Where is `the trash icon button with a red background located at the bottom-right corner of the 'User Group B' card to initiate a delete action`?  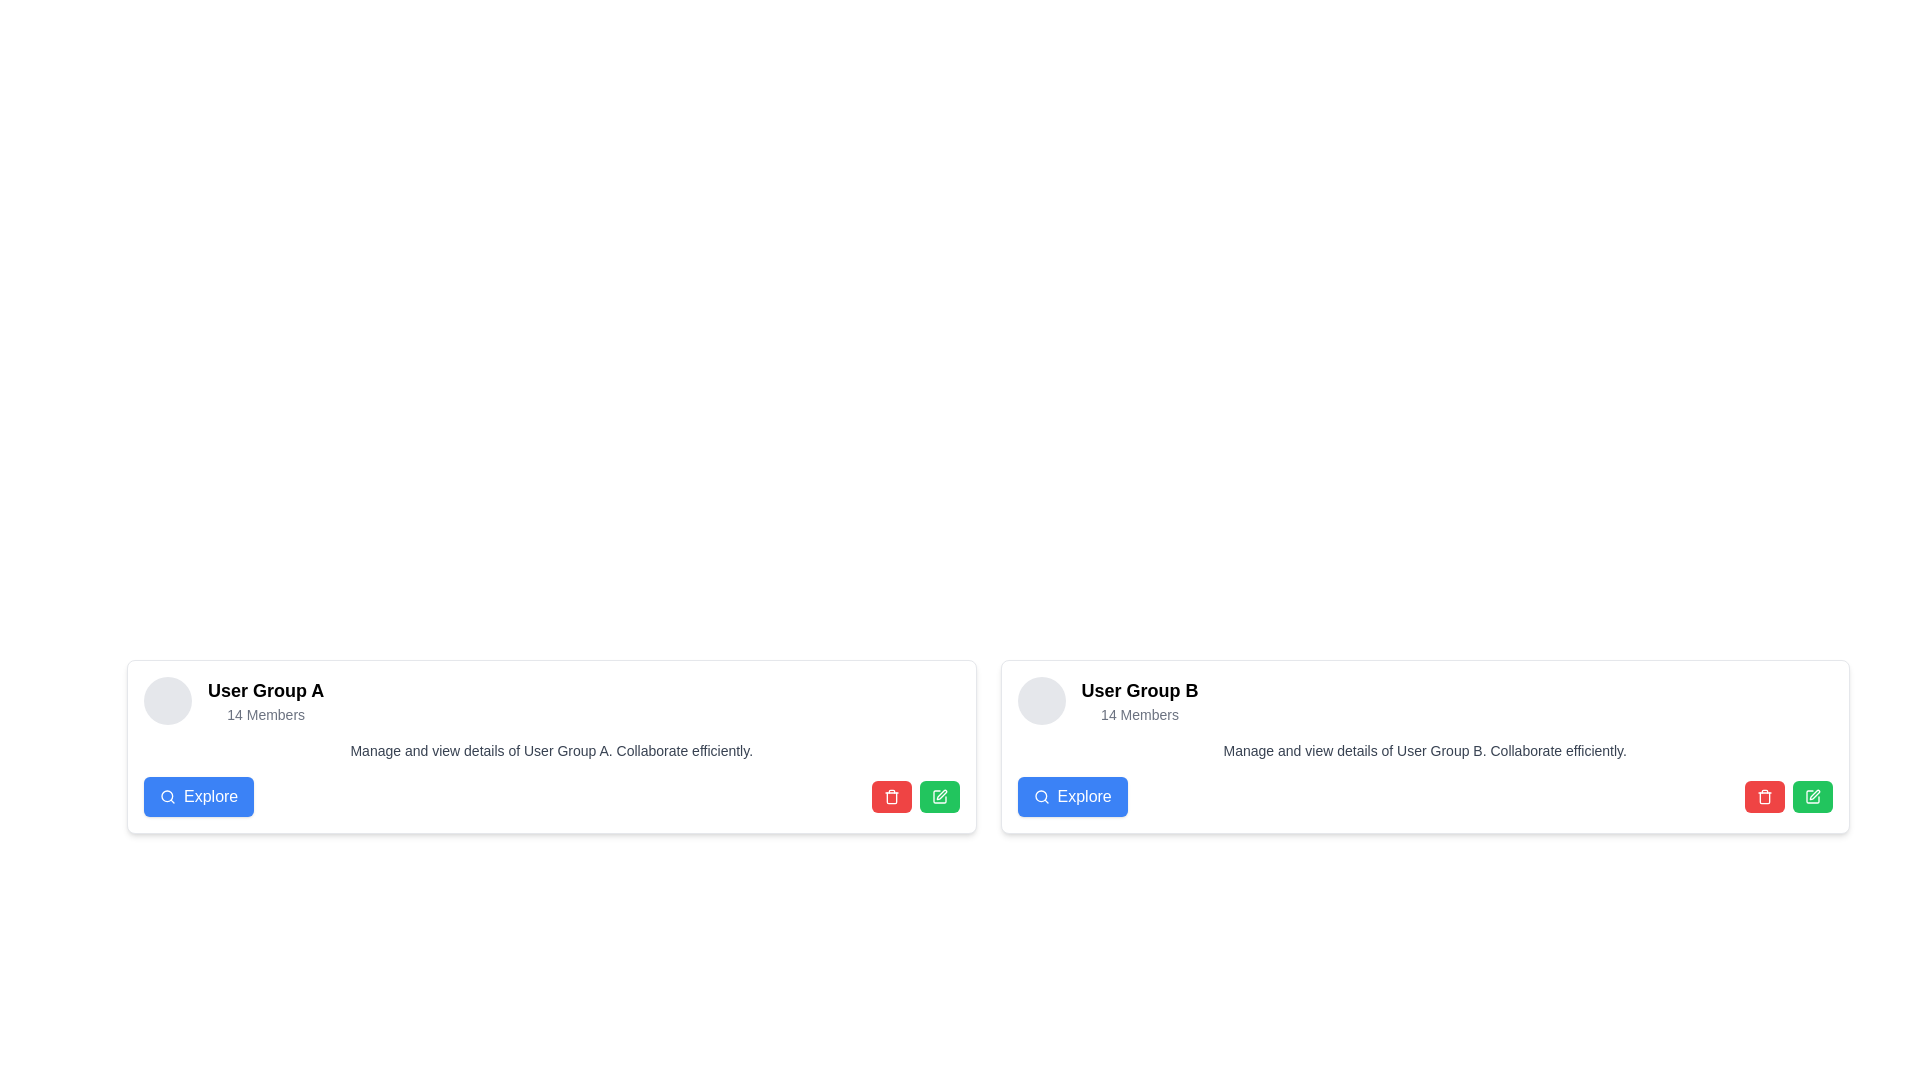 the trash icon button with a red background located at the bottom-right corner of the 'User Group B' card to initiate a delete action is located at coordinates (1765, 796).